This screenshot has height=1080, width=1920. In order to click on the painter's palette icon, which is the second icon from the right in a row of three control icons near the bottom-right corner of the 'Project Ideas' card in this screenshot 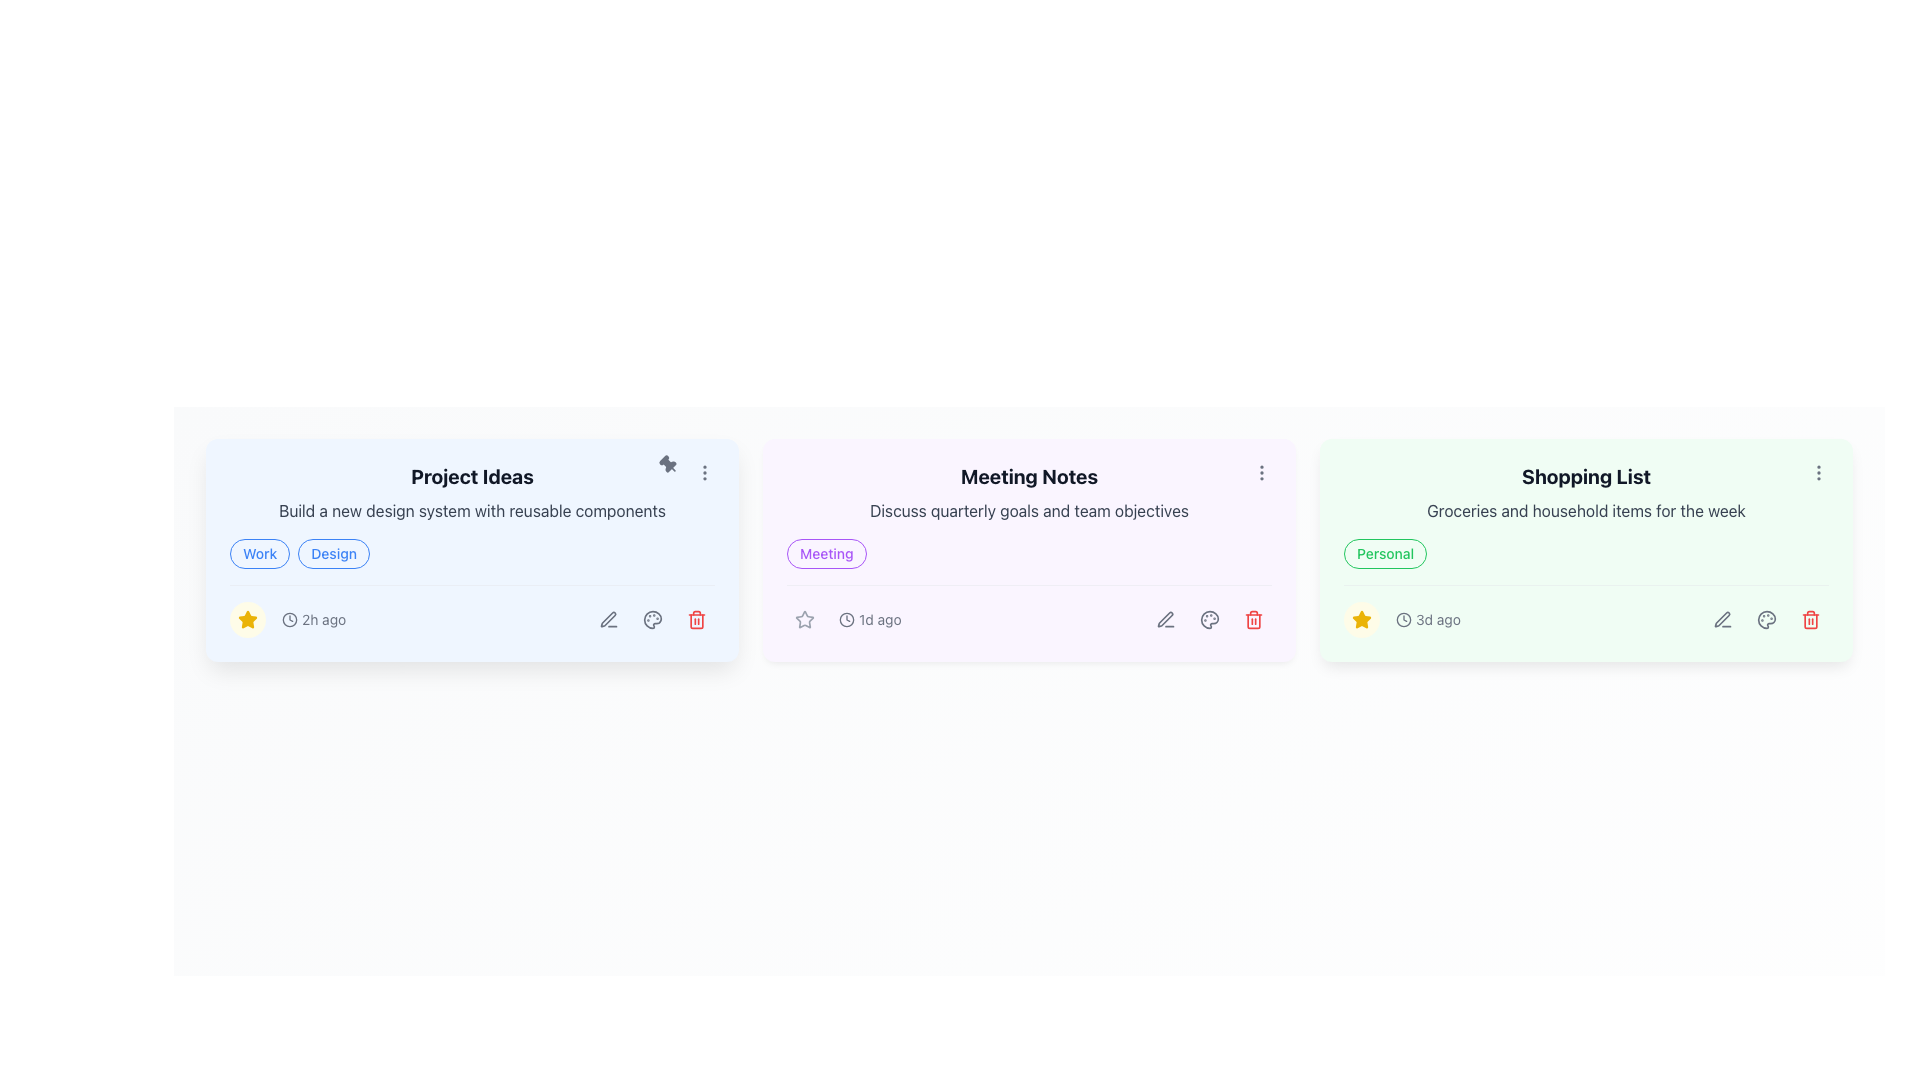, I will do `click(652, 619)`.